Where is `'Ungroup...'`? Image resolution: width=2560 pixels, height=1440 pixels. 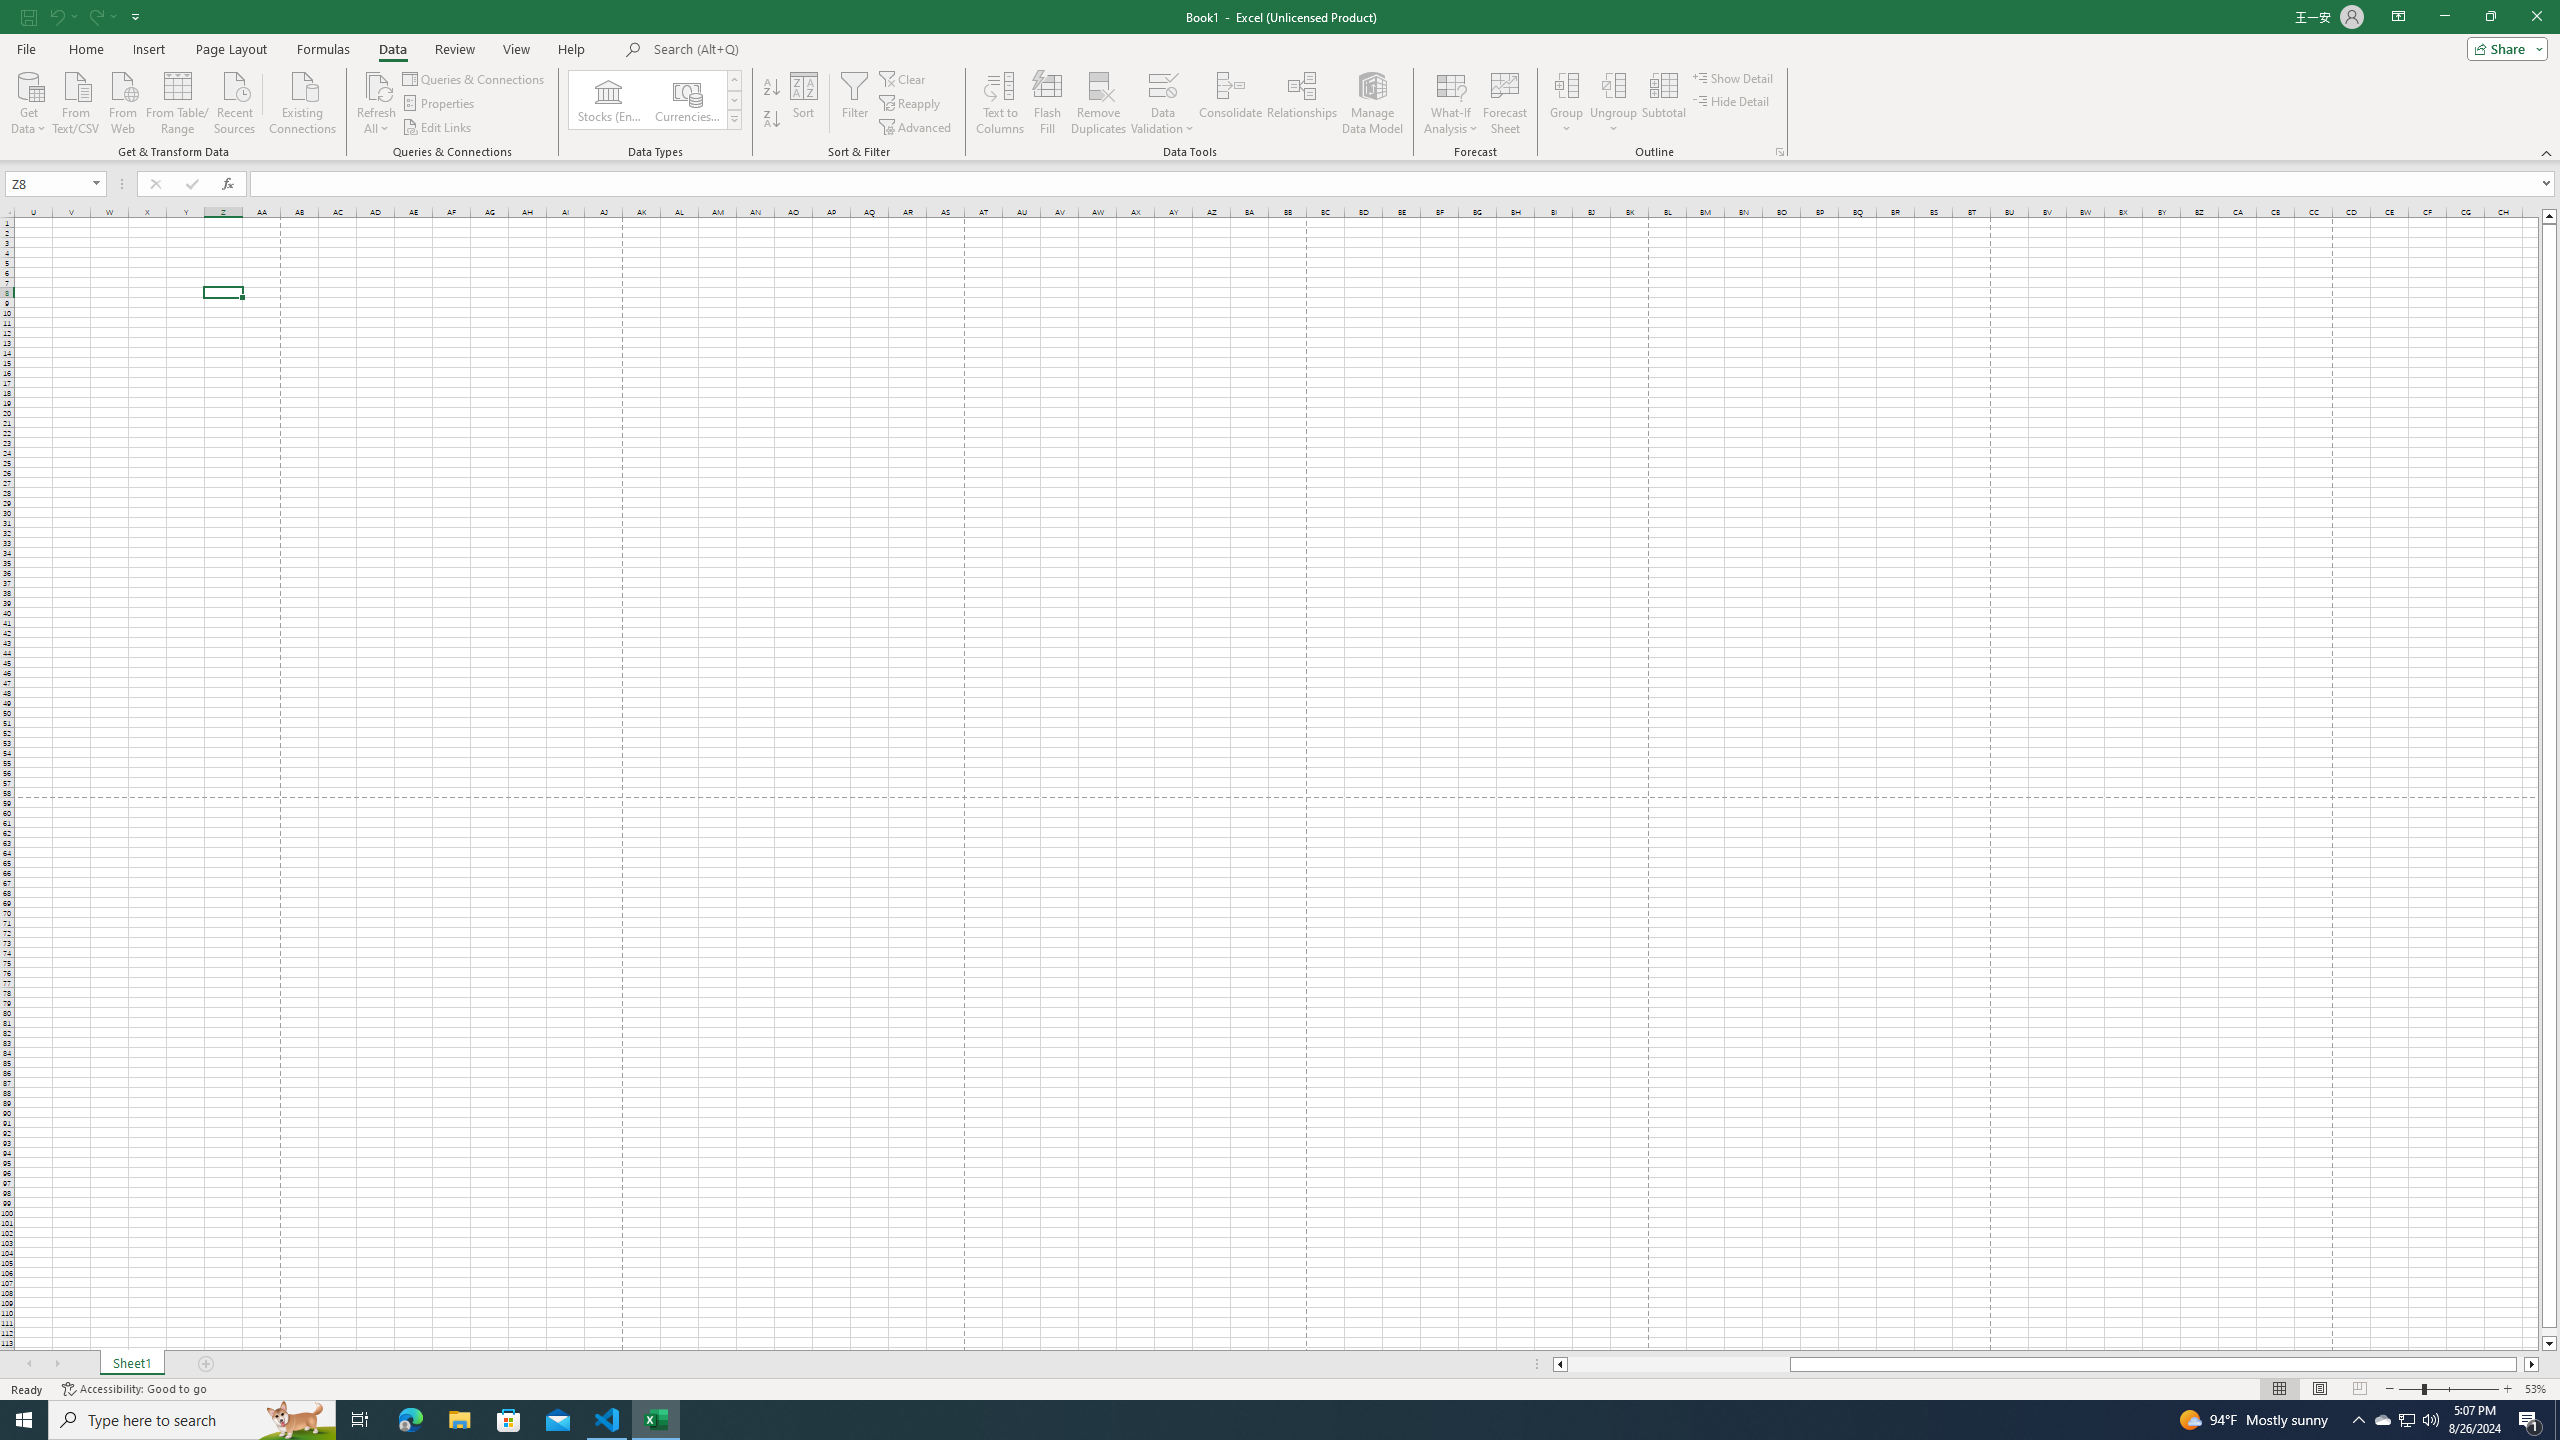 'Ungroup...' is located at coordinates (1614, 103).